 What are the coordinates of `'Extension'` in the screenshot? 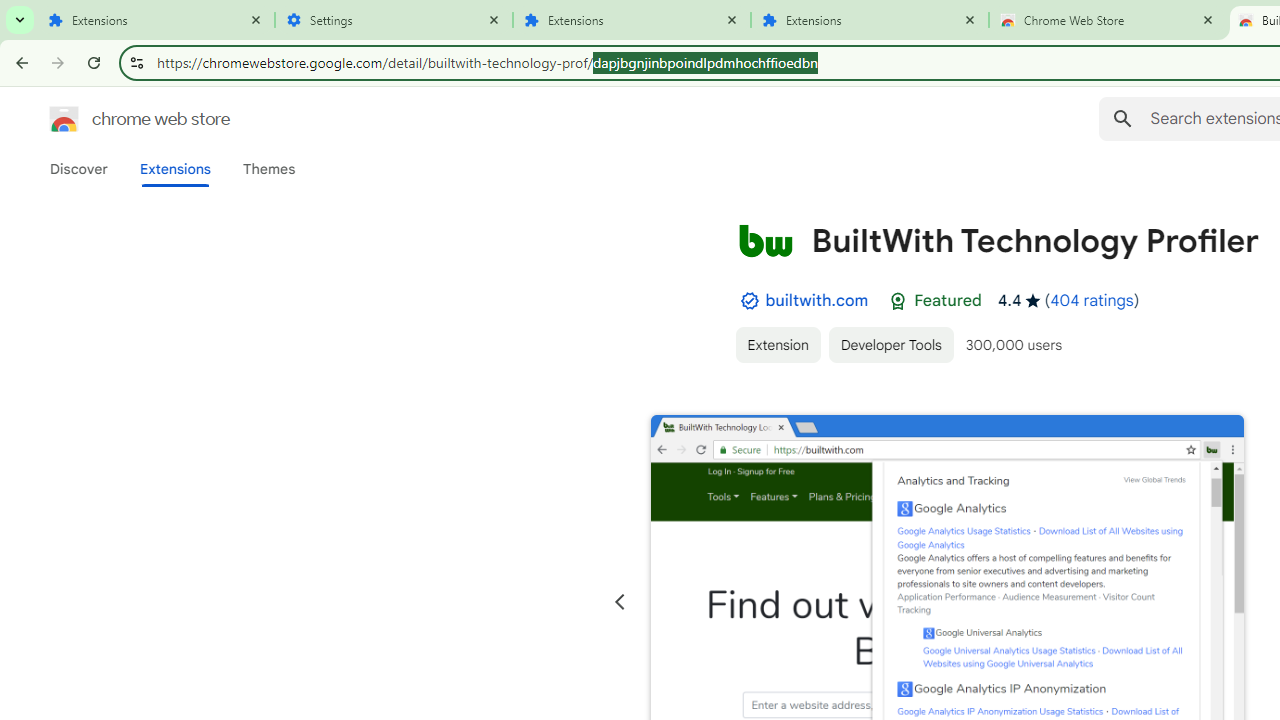 It's located at (776, 343).